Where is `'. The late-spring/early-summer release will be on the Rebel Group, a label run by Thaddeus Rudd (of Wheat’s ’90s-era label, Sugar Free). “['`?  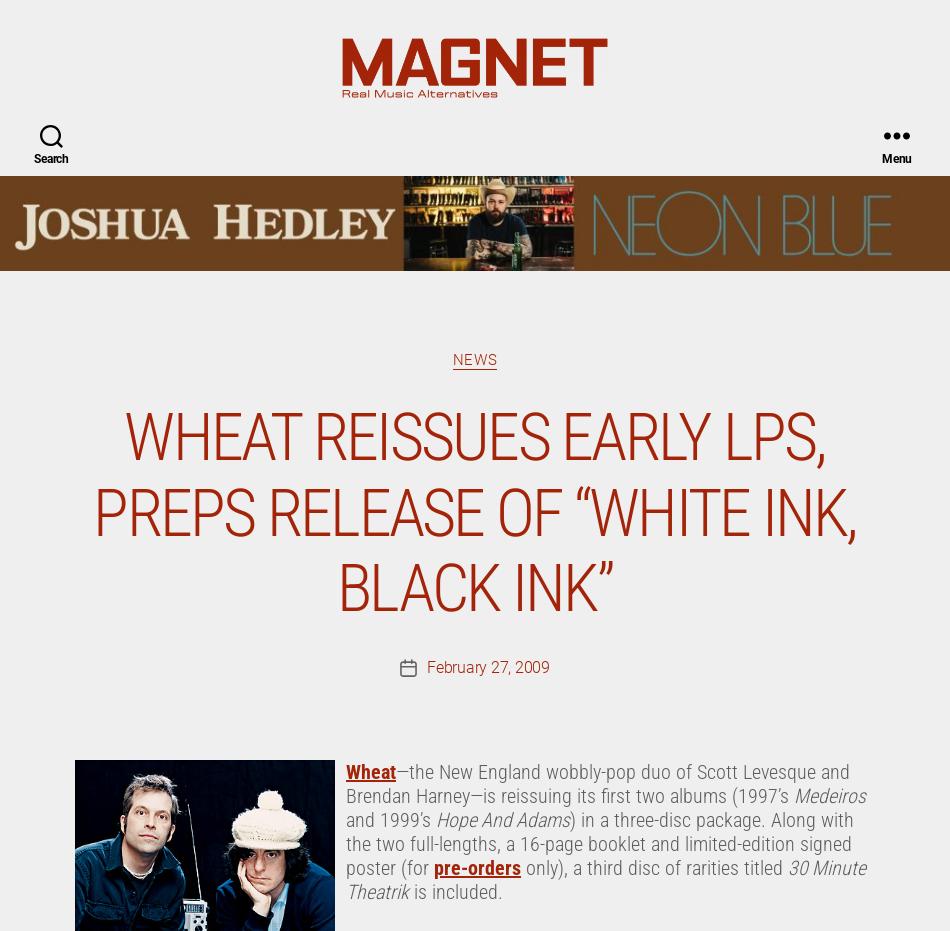
'. The late-spring/early-summer release will be on the Rebel Group, a label run by Thaddeus Rudd (of Wheat’s ’90s-era label, Sugar Free). “[' is located at coordinates (462, 354).